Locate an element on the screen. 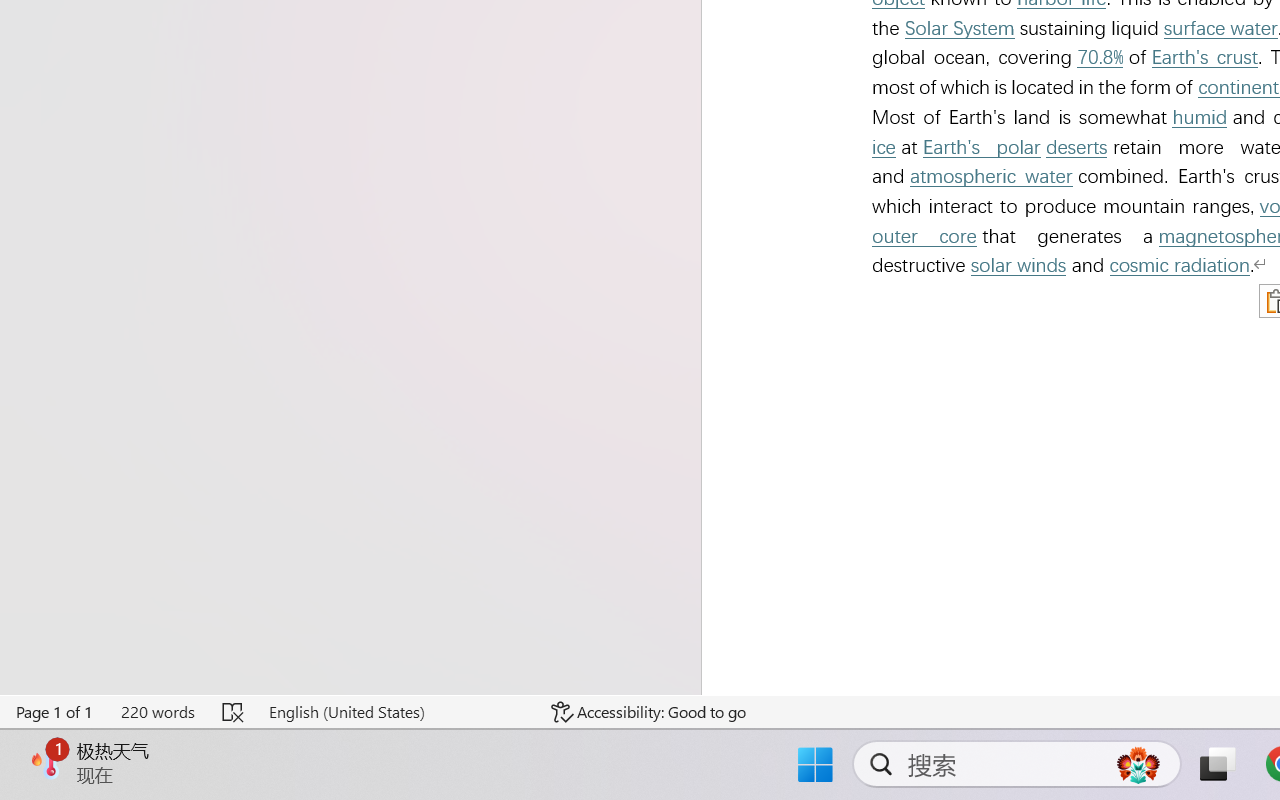 This screenshot has height=800, width=1280. 'cosmic radiation' is located at coordinates (1180, 264).